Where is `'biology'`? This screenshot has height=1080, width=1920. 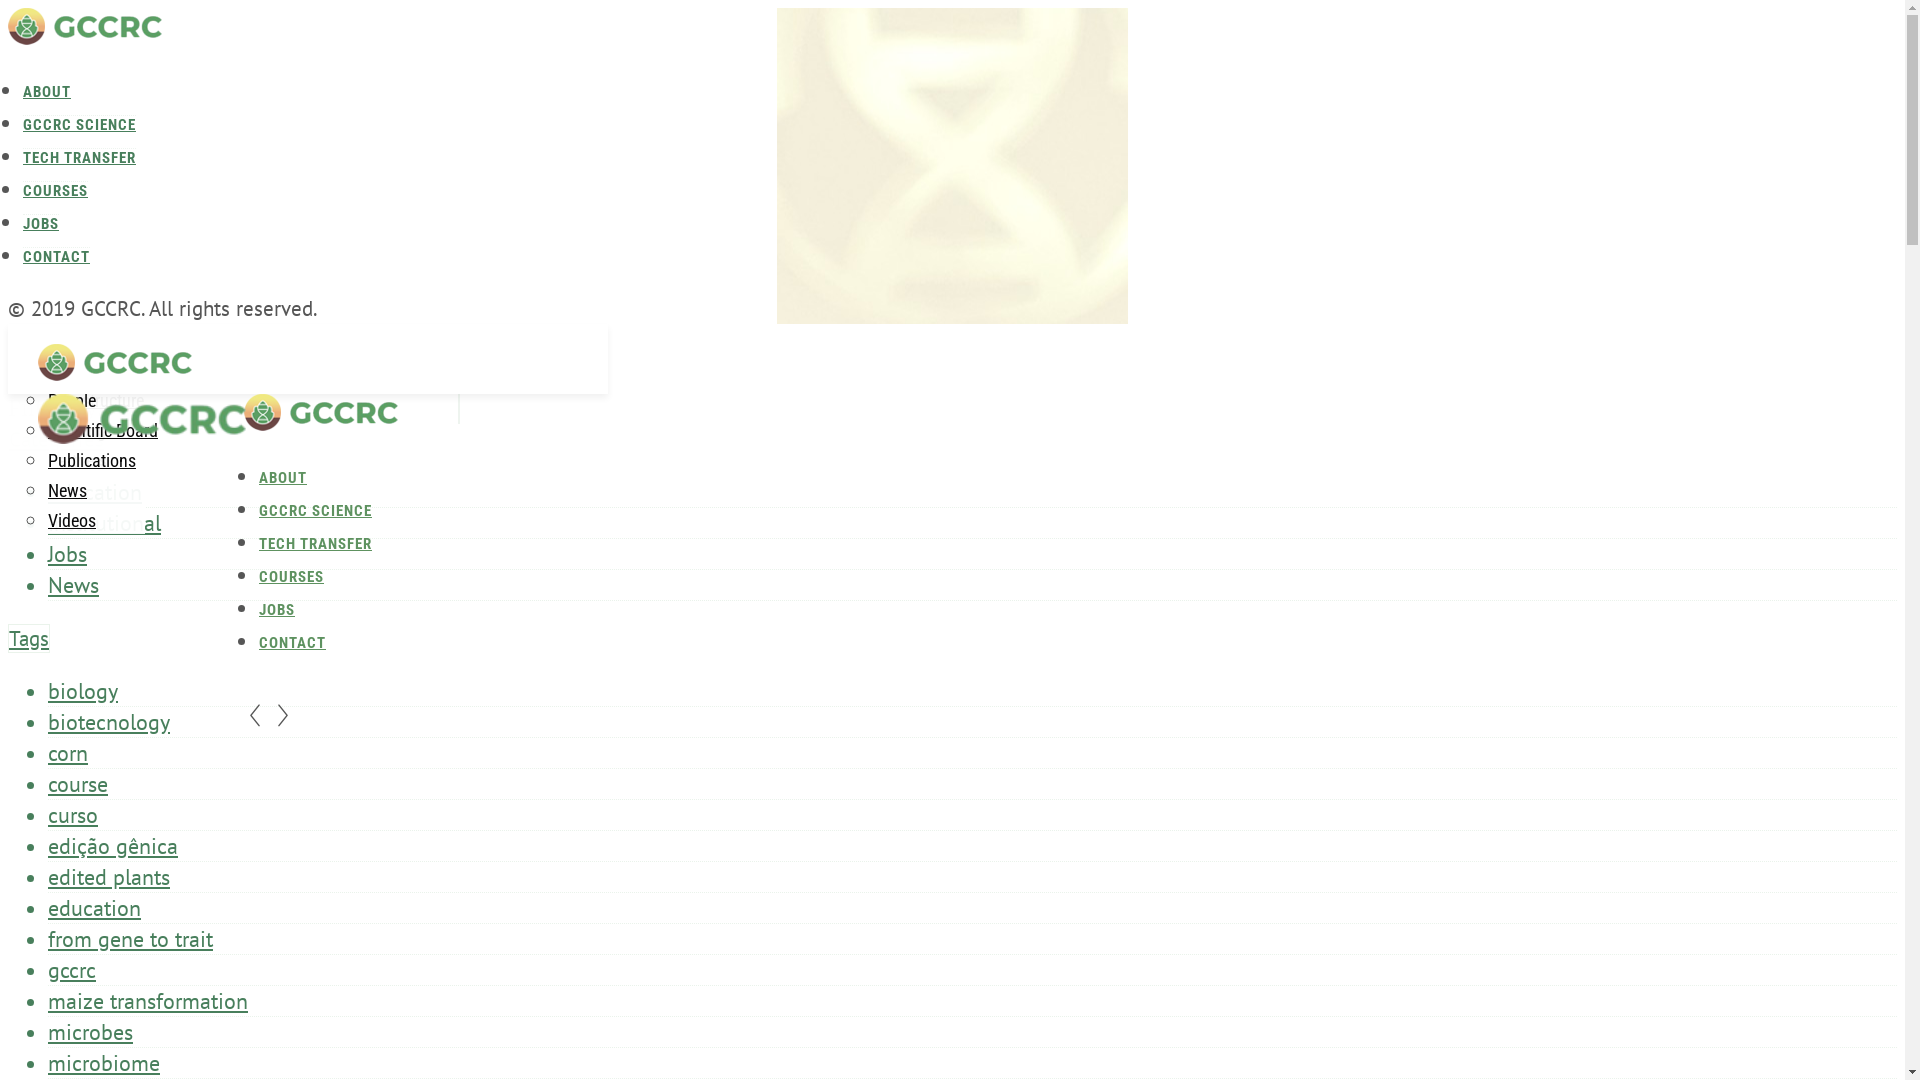 'biology' is located at coordinates (81, 689).